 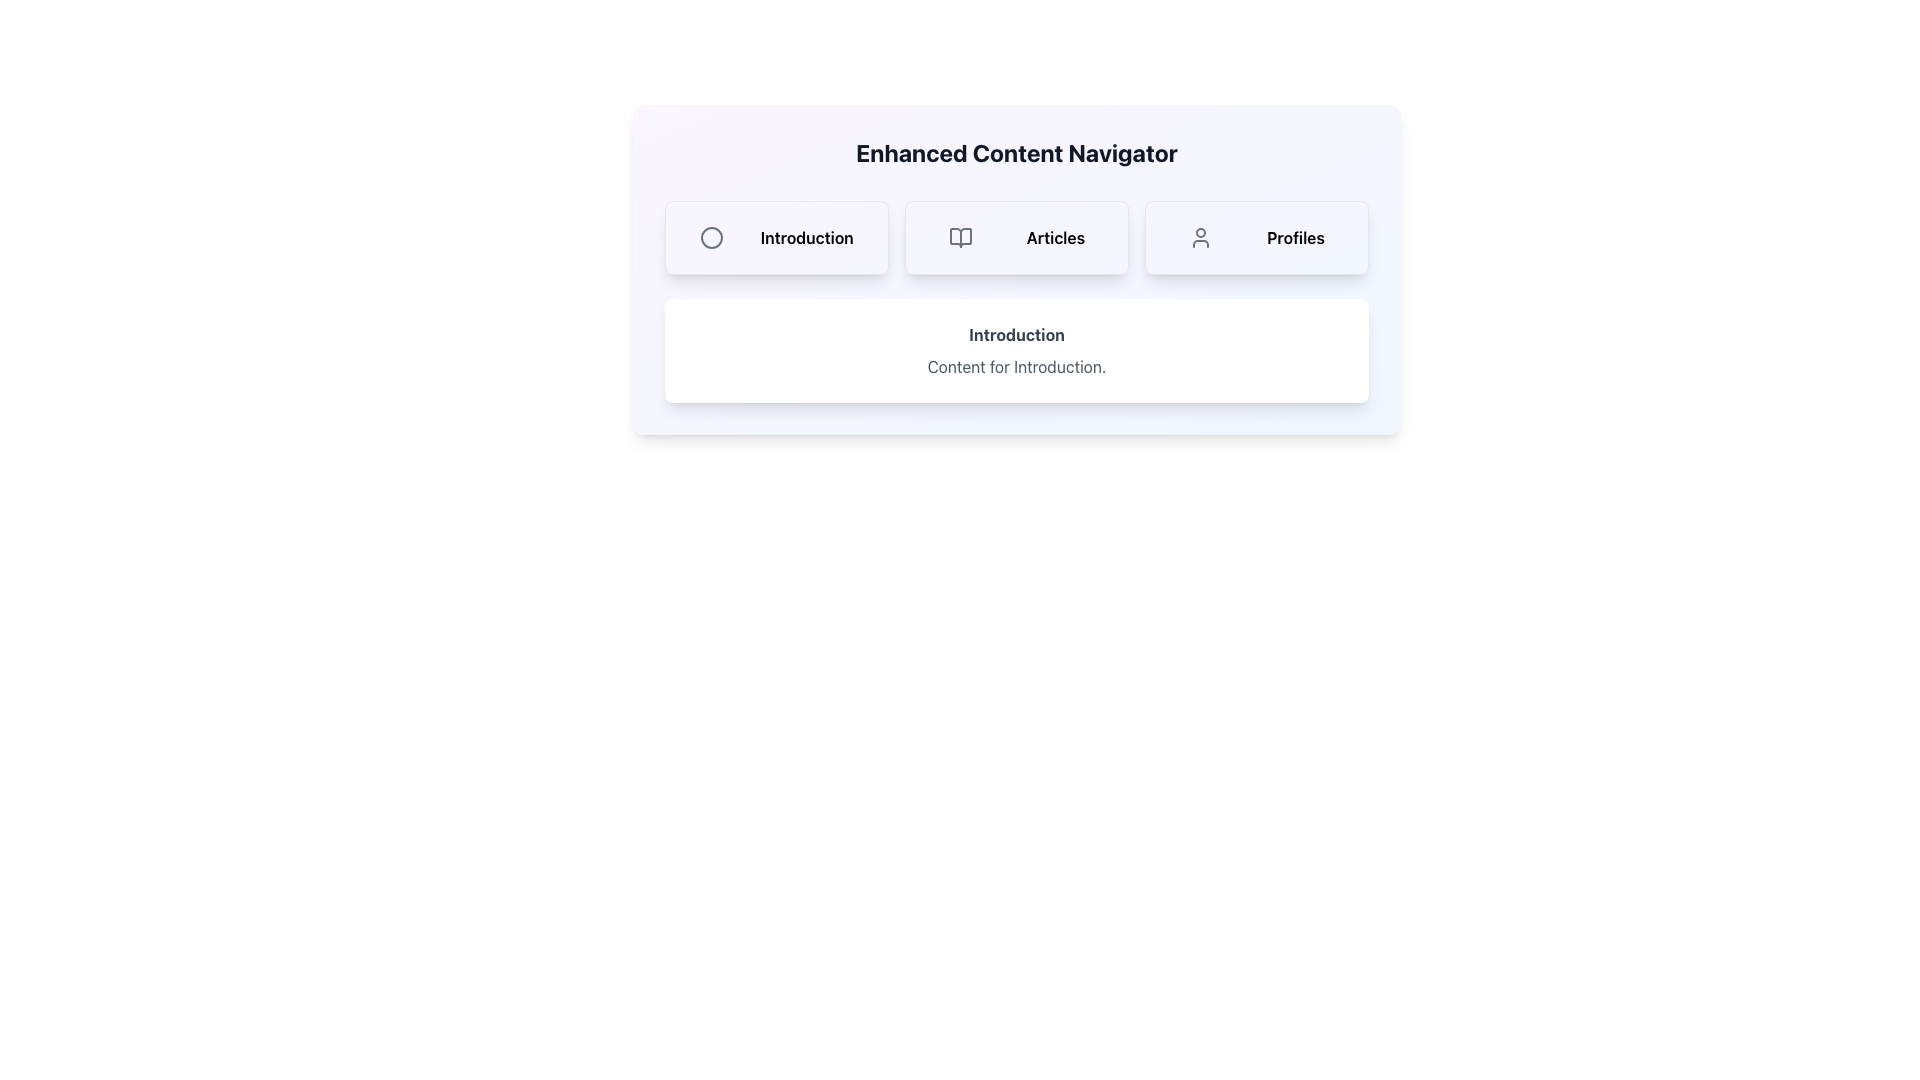 What do you see at coordinates (807, 237) in the screenshot?
I see `the text label displaying 'Introduction' in a bold typeface within the navigation bar for accessibility tools` at bounding box center [807, 237].